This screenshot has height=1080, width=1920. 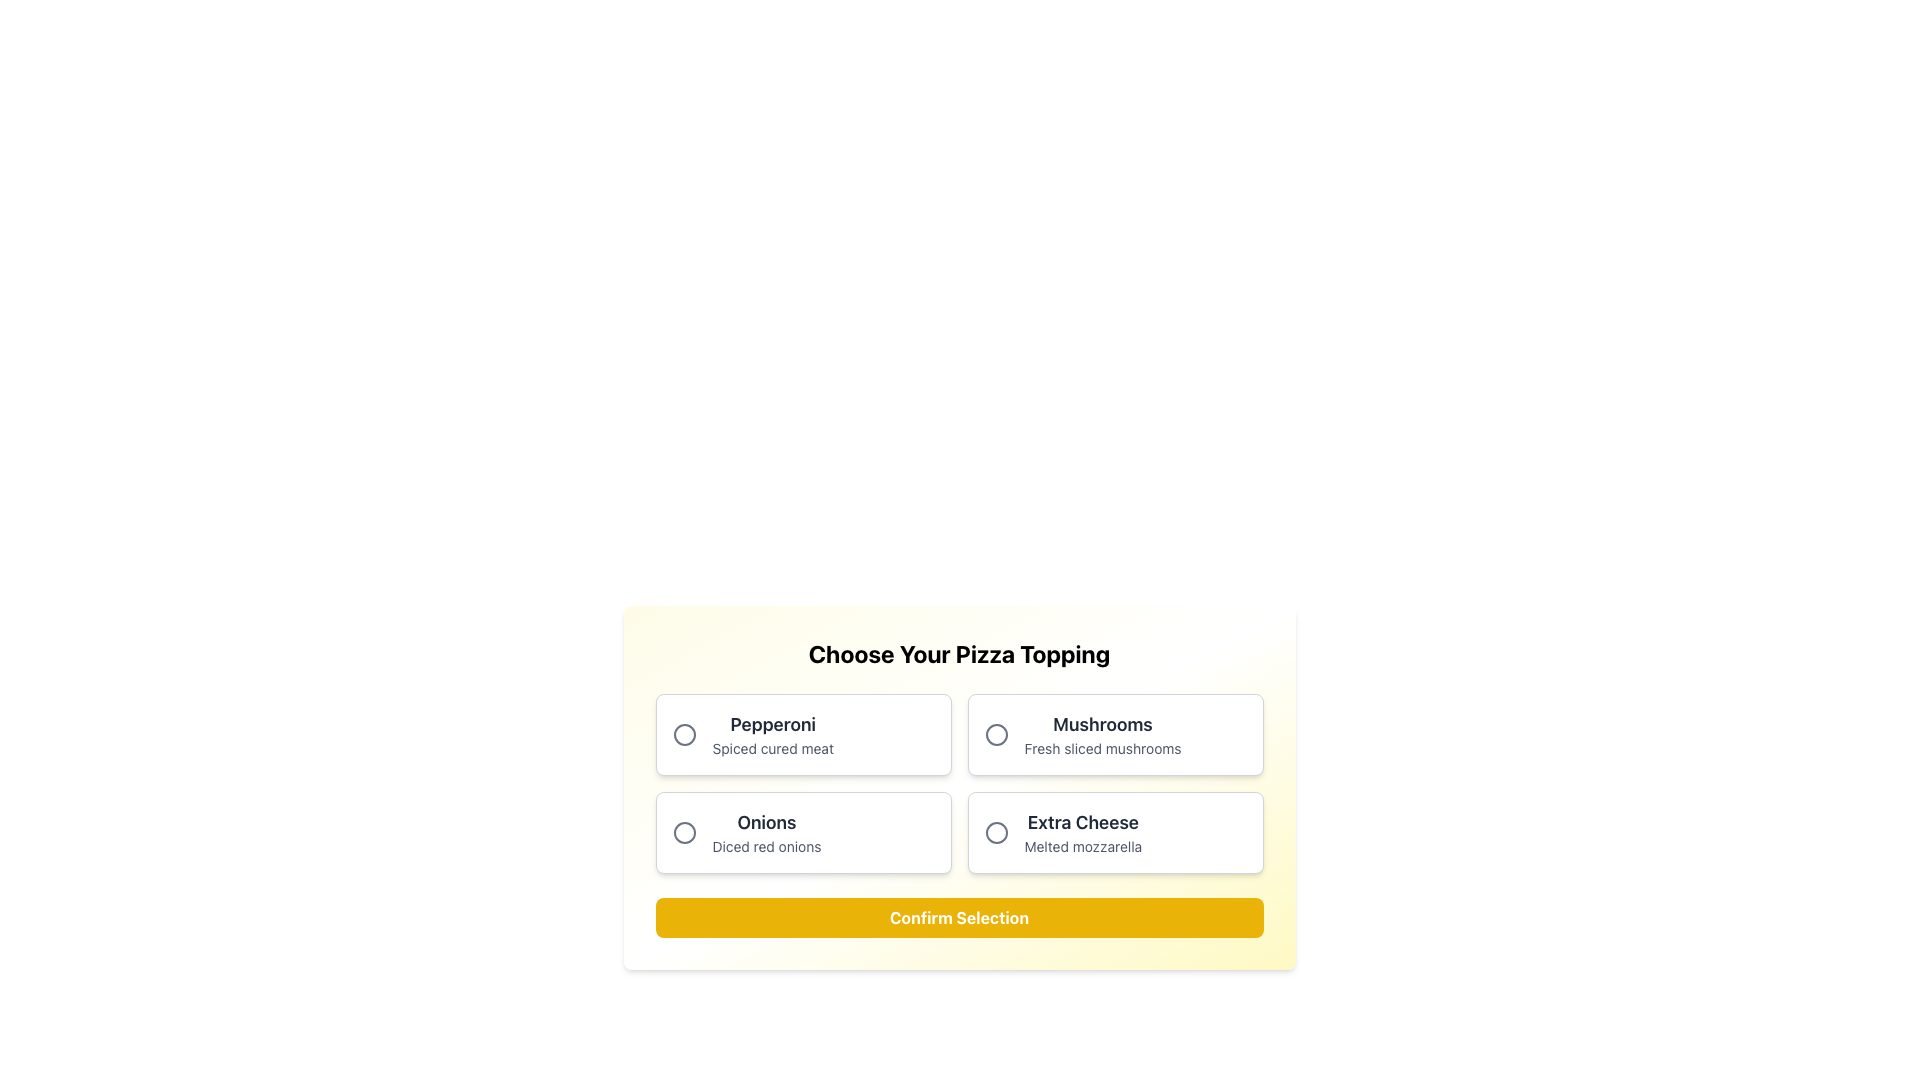 What do you see at coordinates (772, 748) in the screenshot?
I see `the static text label that describes the 'Pepperoni' pizza topping, located directly below the bold title 'Pepperoni' in the toppings selection section` at bounding box center [772, 748].